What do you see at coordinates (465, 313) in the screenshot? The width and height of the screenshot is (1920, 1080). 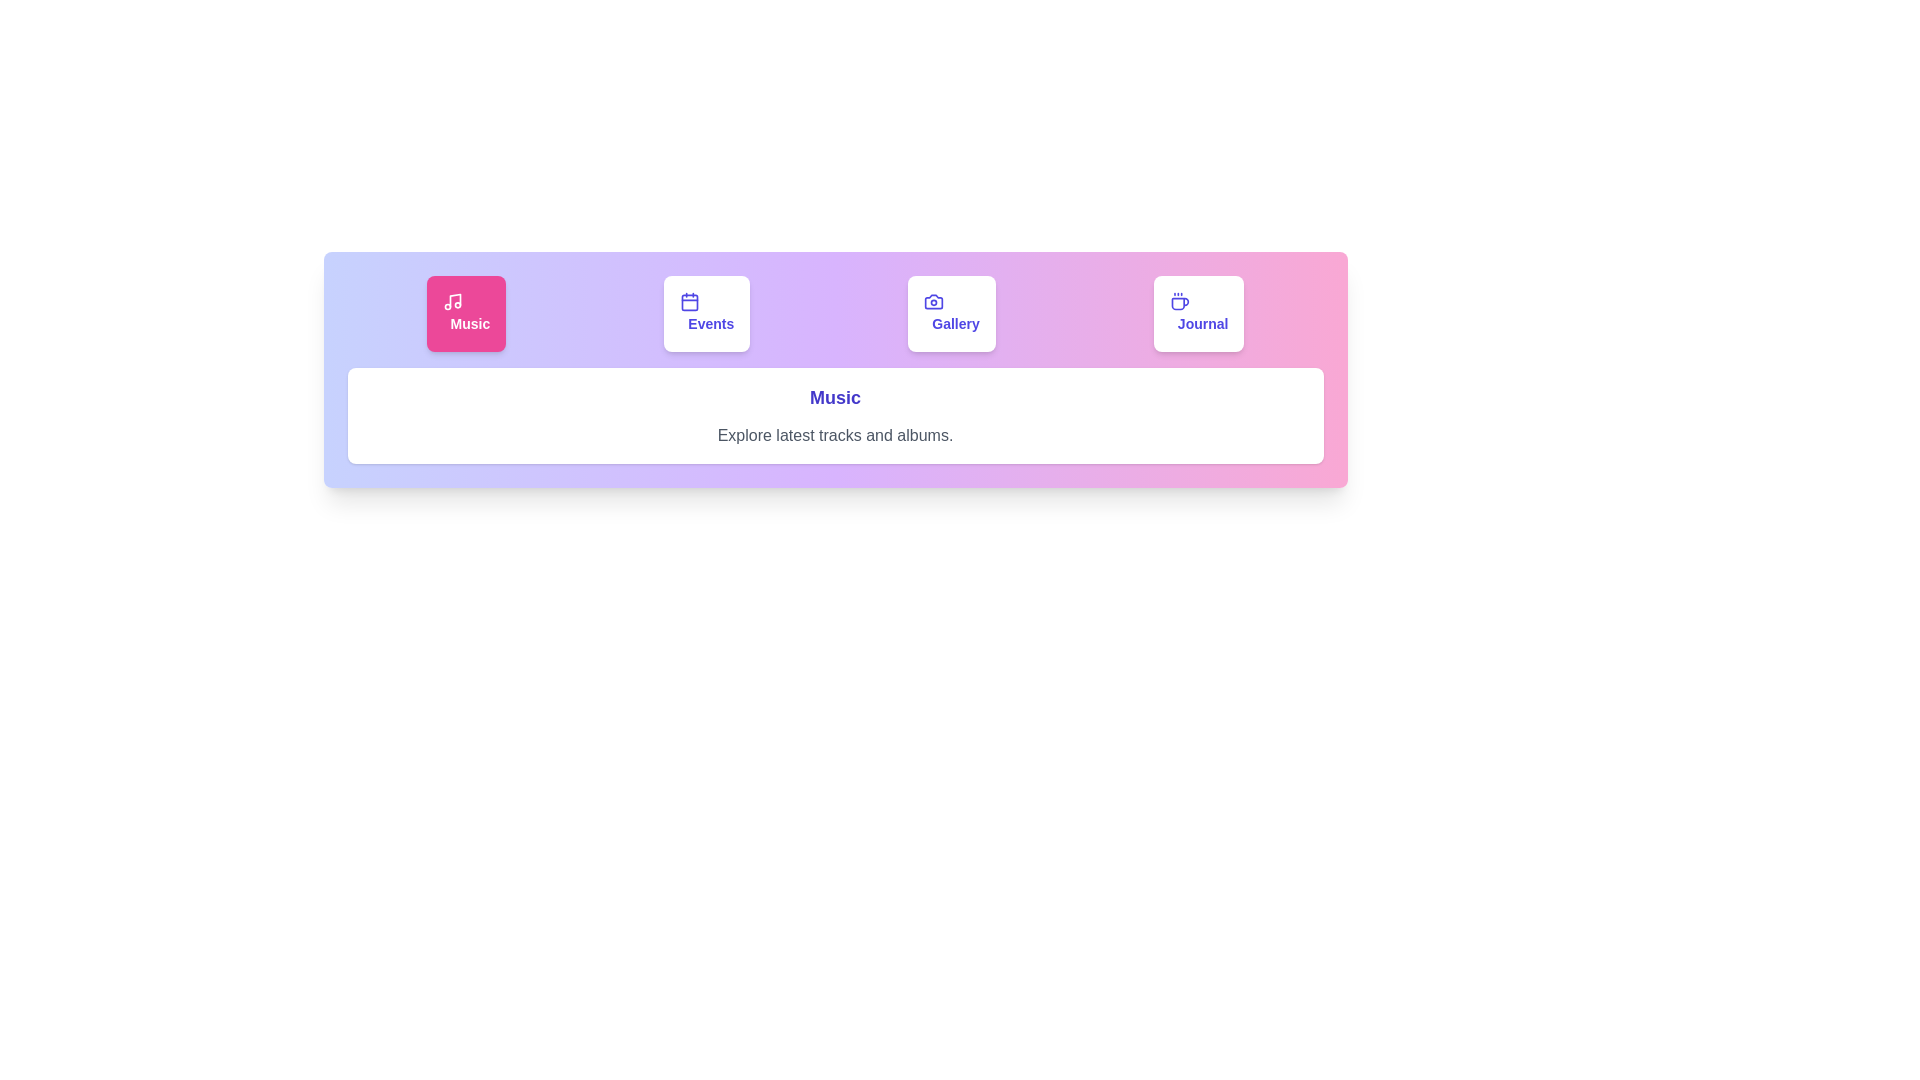 I see `the tab labeled Music to select it` at bounding box center [465, 313].